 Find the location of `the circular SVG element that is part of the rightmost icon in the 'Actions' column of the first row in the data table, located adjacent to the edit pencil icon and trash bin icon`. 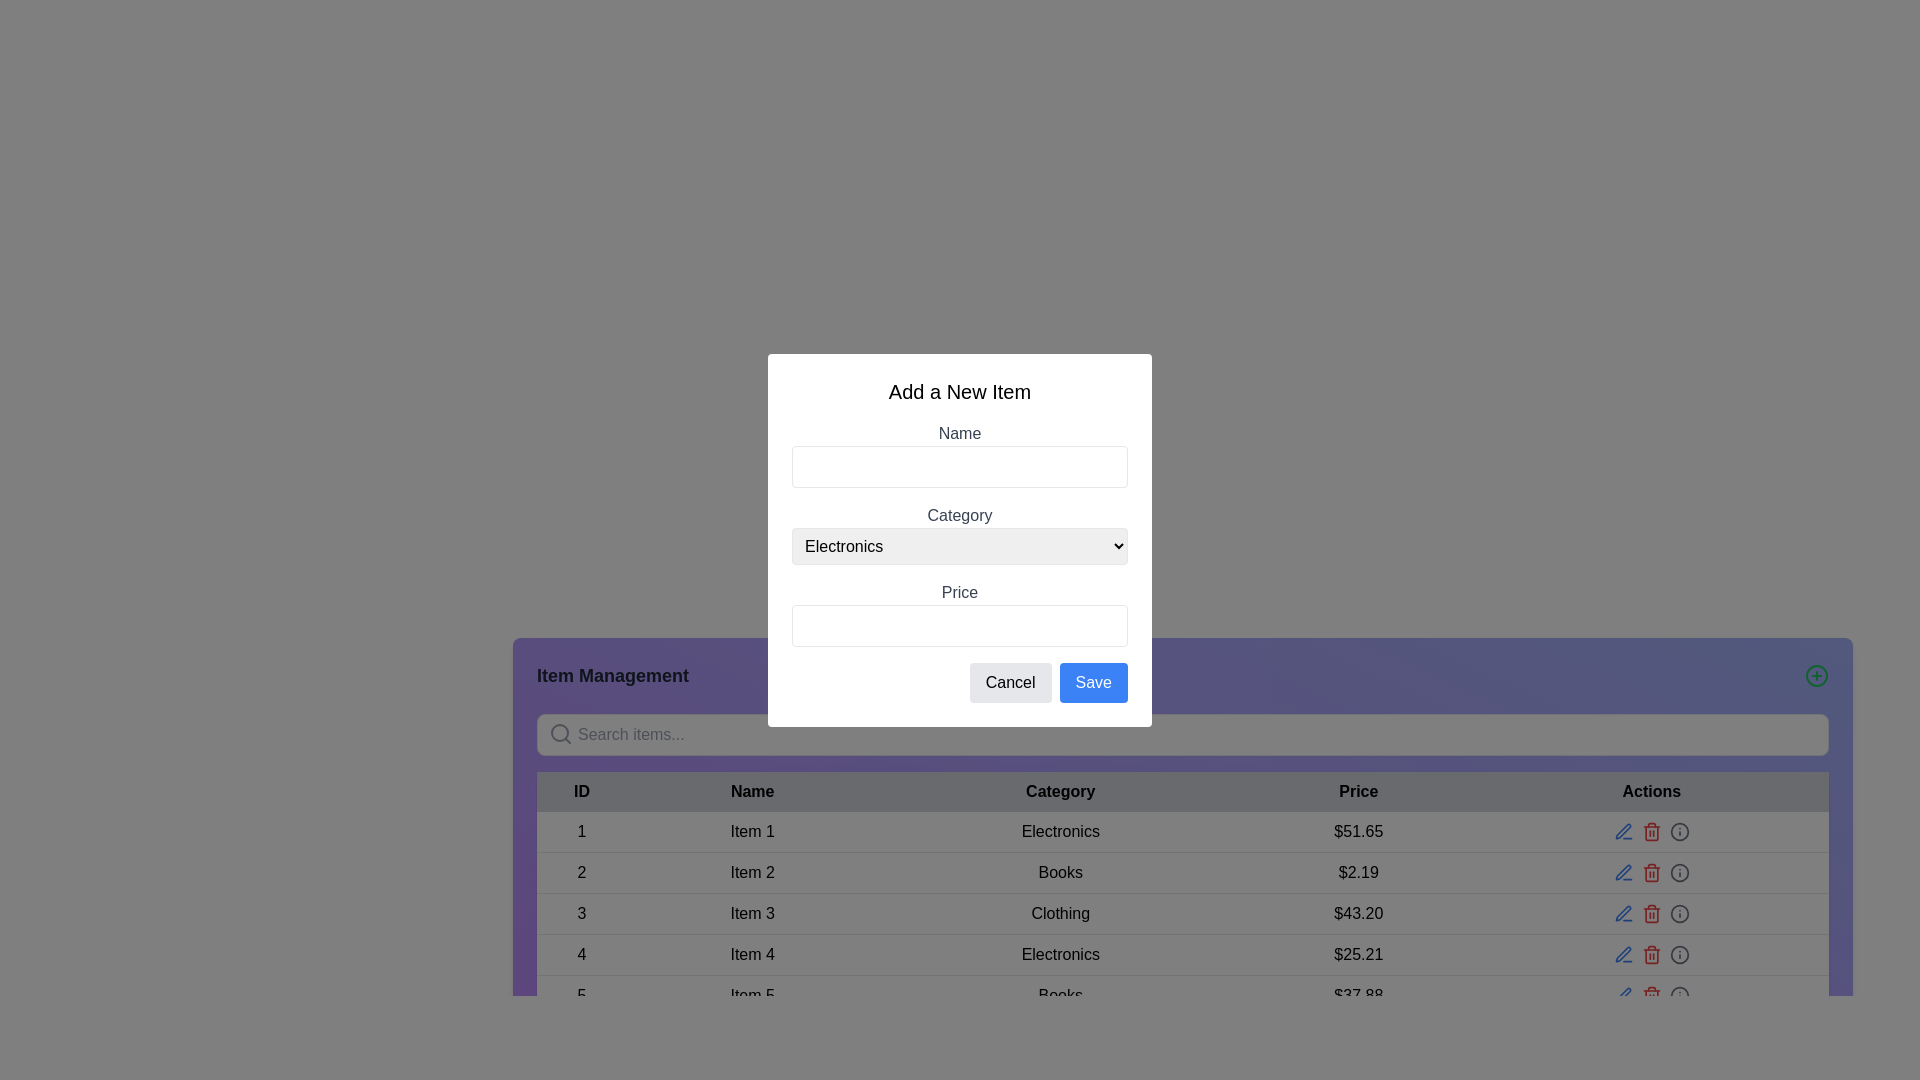

the circular SVG element that is part of the rightmost icon in the 'Actions' column of the first row in the data table, located adjacent to the edit pencil icon and trash bin icon is located at coordinates (1679, 832).